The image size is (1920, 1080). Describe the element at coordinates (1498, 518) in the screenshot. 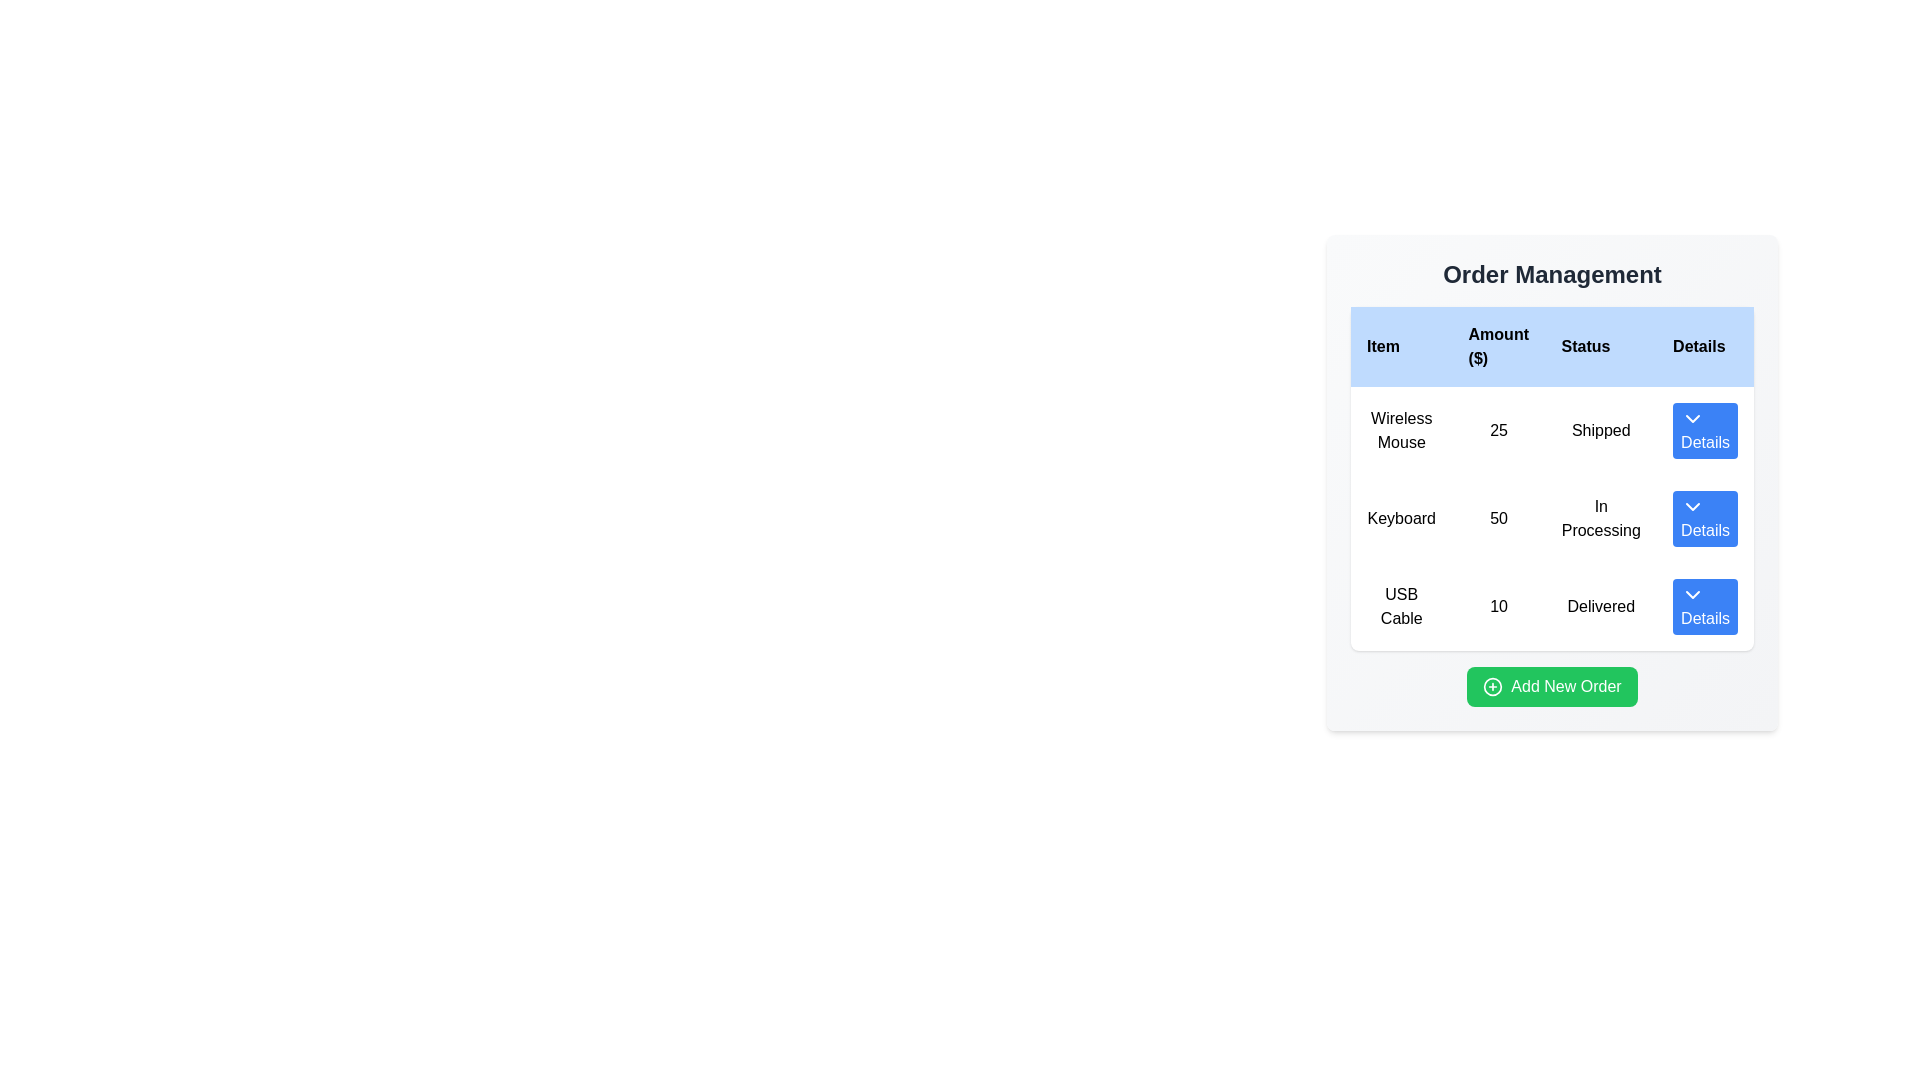

I see `the display-only text component that shows the monetary value for the 'Keyboard' item, located in the second row of the table under the 'Amount ($)' column` at that location.